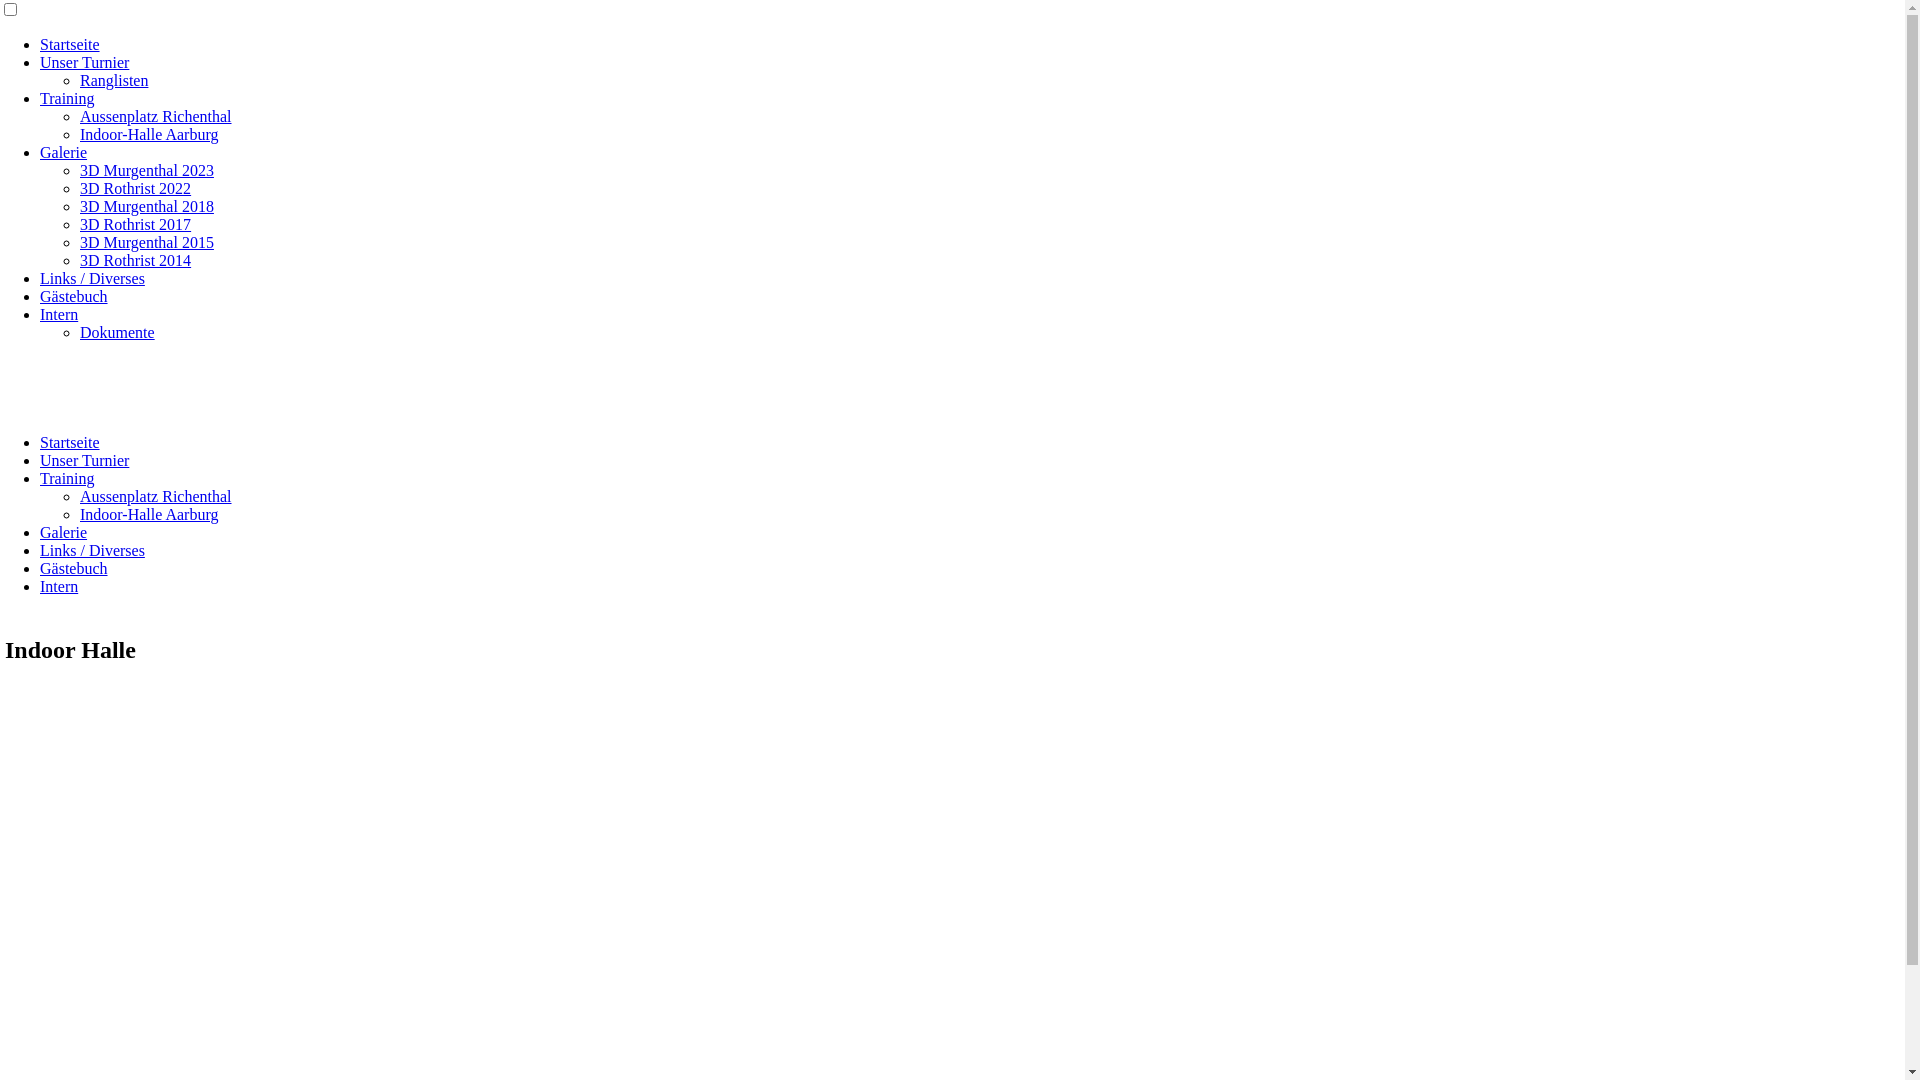 Image resolution: width=1920 pixels, height=1080 pixels. What do you see at coordinates (63, 151) in the screenshot?
I see `'Galerie'` at bounding box center [63, 151].